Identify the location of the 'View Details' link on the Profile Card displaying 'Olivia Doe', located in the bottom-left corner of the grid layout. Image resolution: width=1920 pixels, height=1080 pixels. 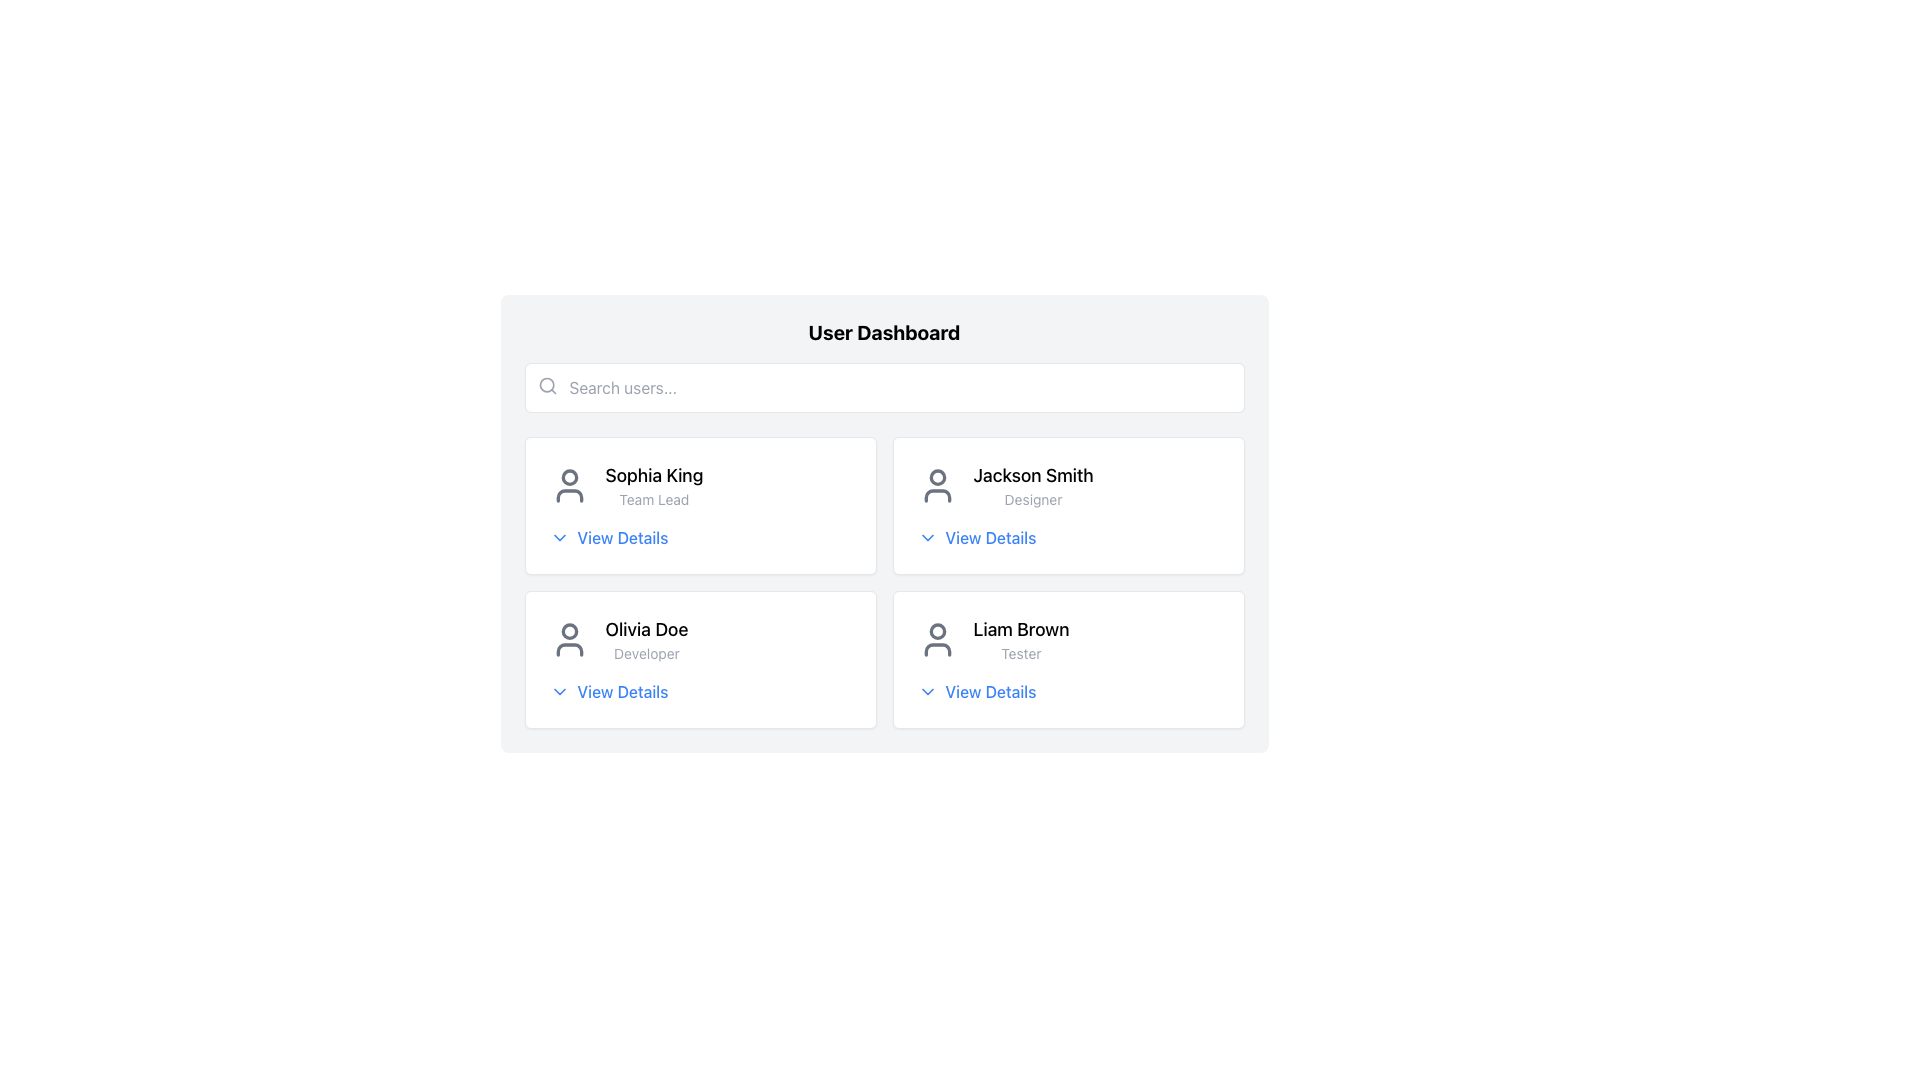
(700, 659).